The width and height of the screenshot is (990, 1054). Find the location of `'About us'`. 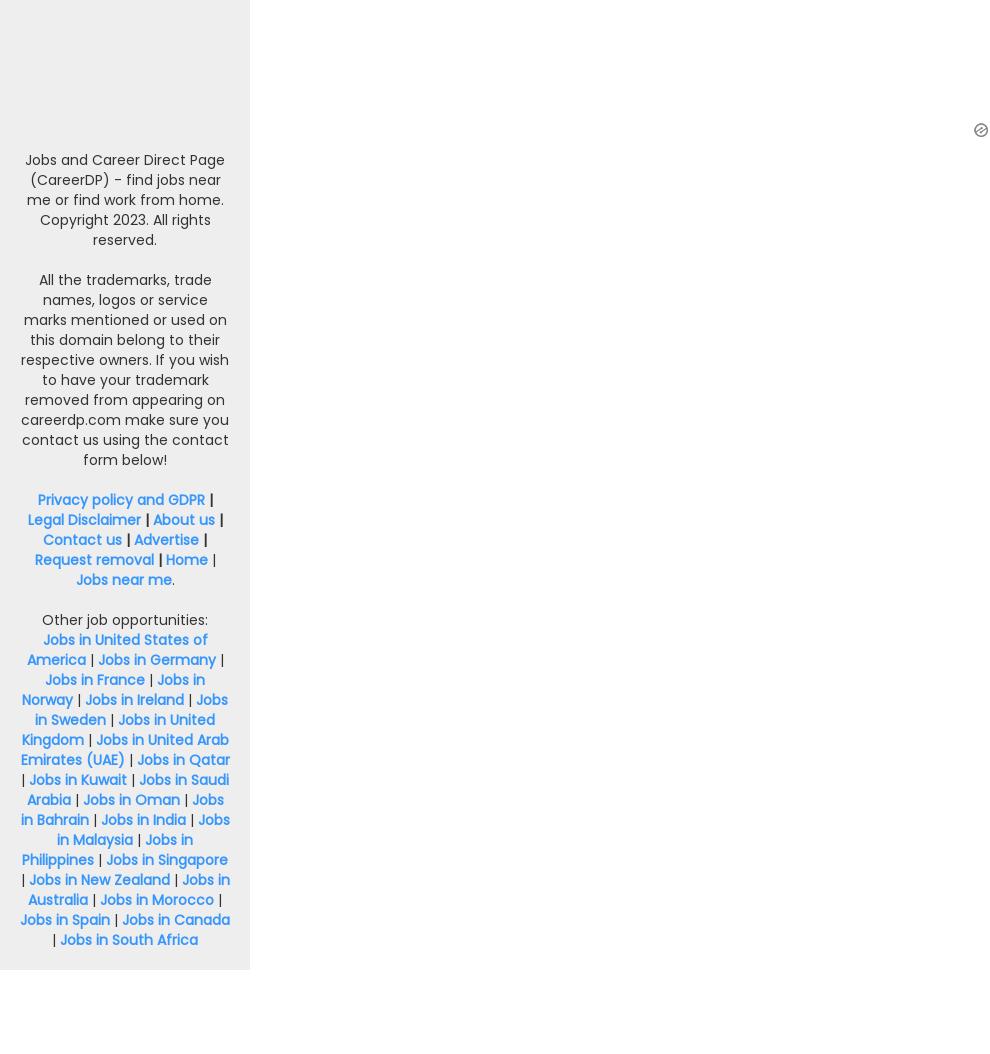

'About us' is located at coordinates (151, 517).